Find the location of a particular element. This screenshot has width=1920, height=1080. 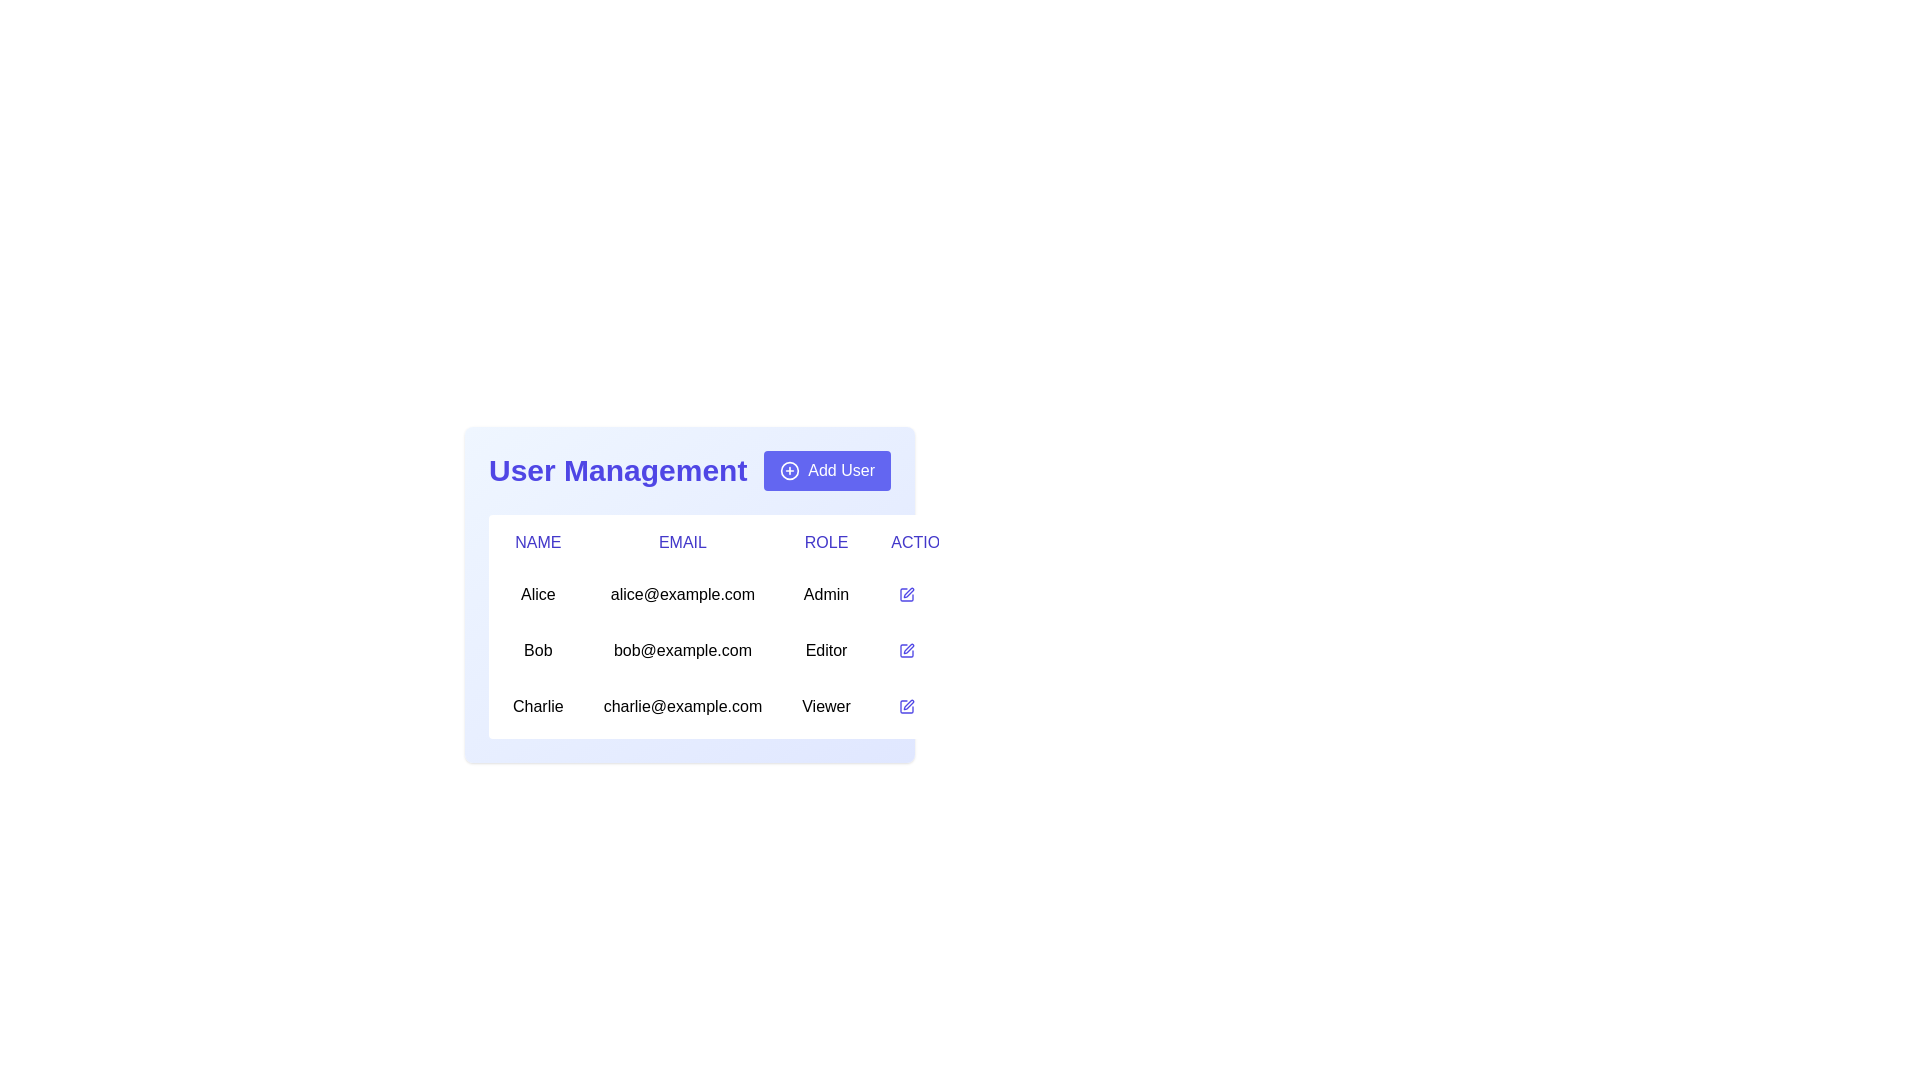

the first row in the User Management table to perform additional actions, which includes user details like name, email, and role is located at coordinates (736, 593).